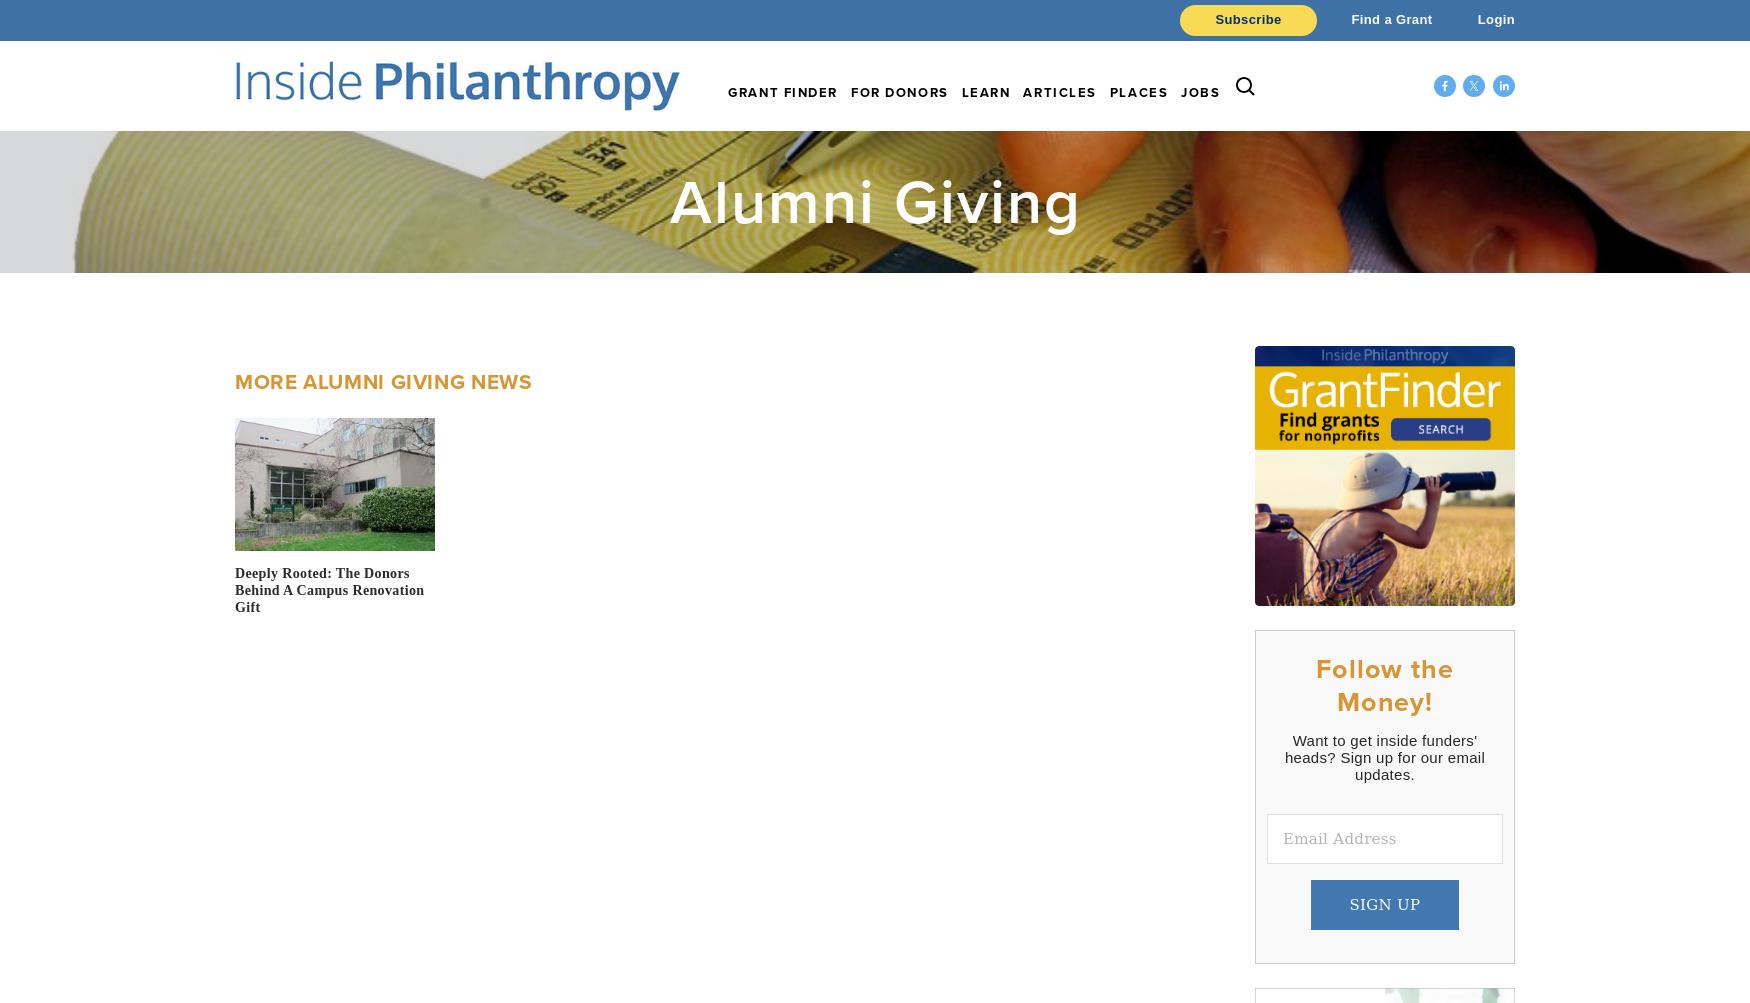 This screenshot has height=1003, width=1750. What do you see at coordinates (985, 92) in the screenshot?
I see `'Learn'` at bounding box center [985, 92].